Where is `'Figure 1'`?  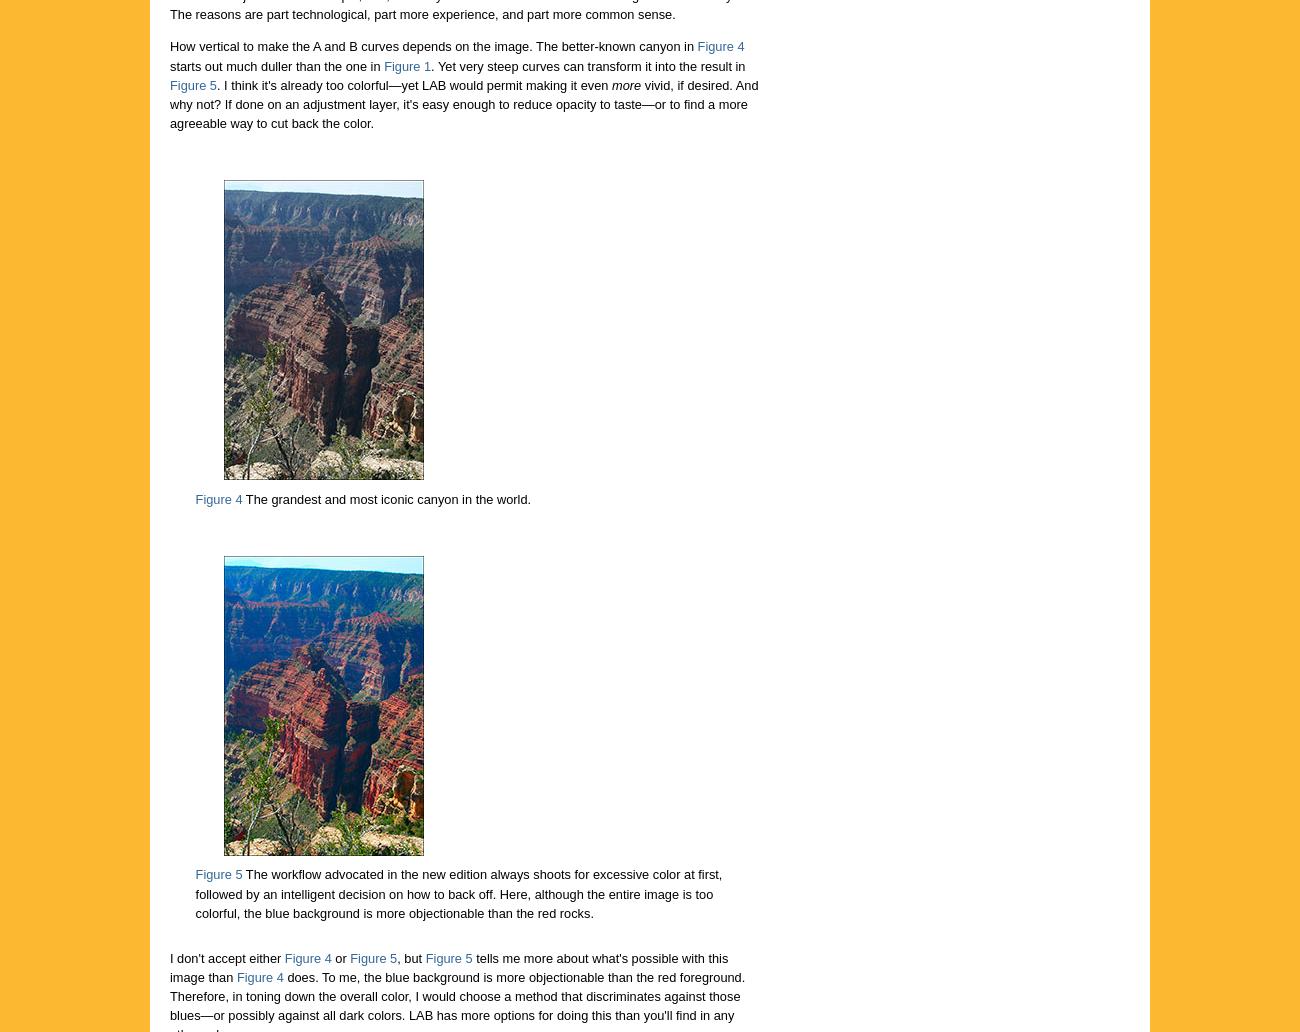
'Figure 1' is located at coordinates (407, 65).